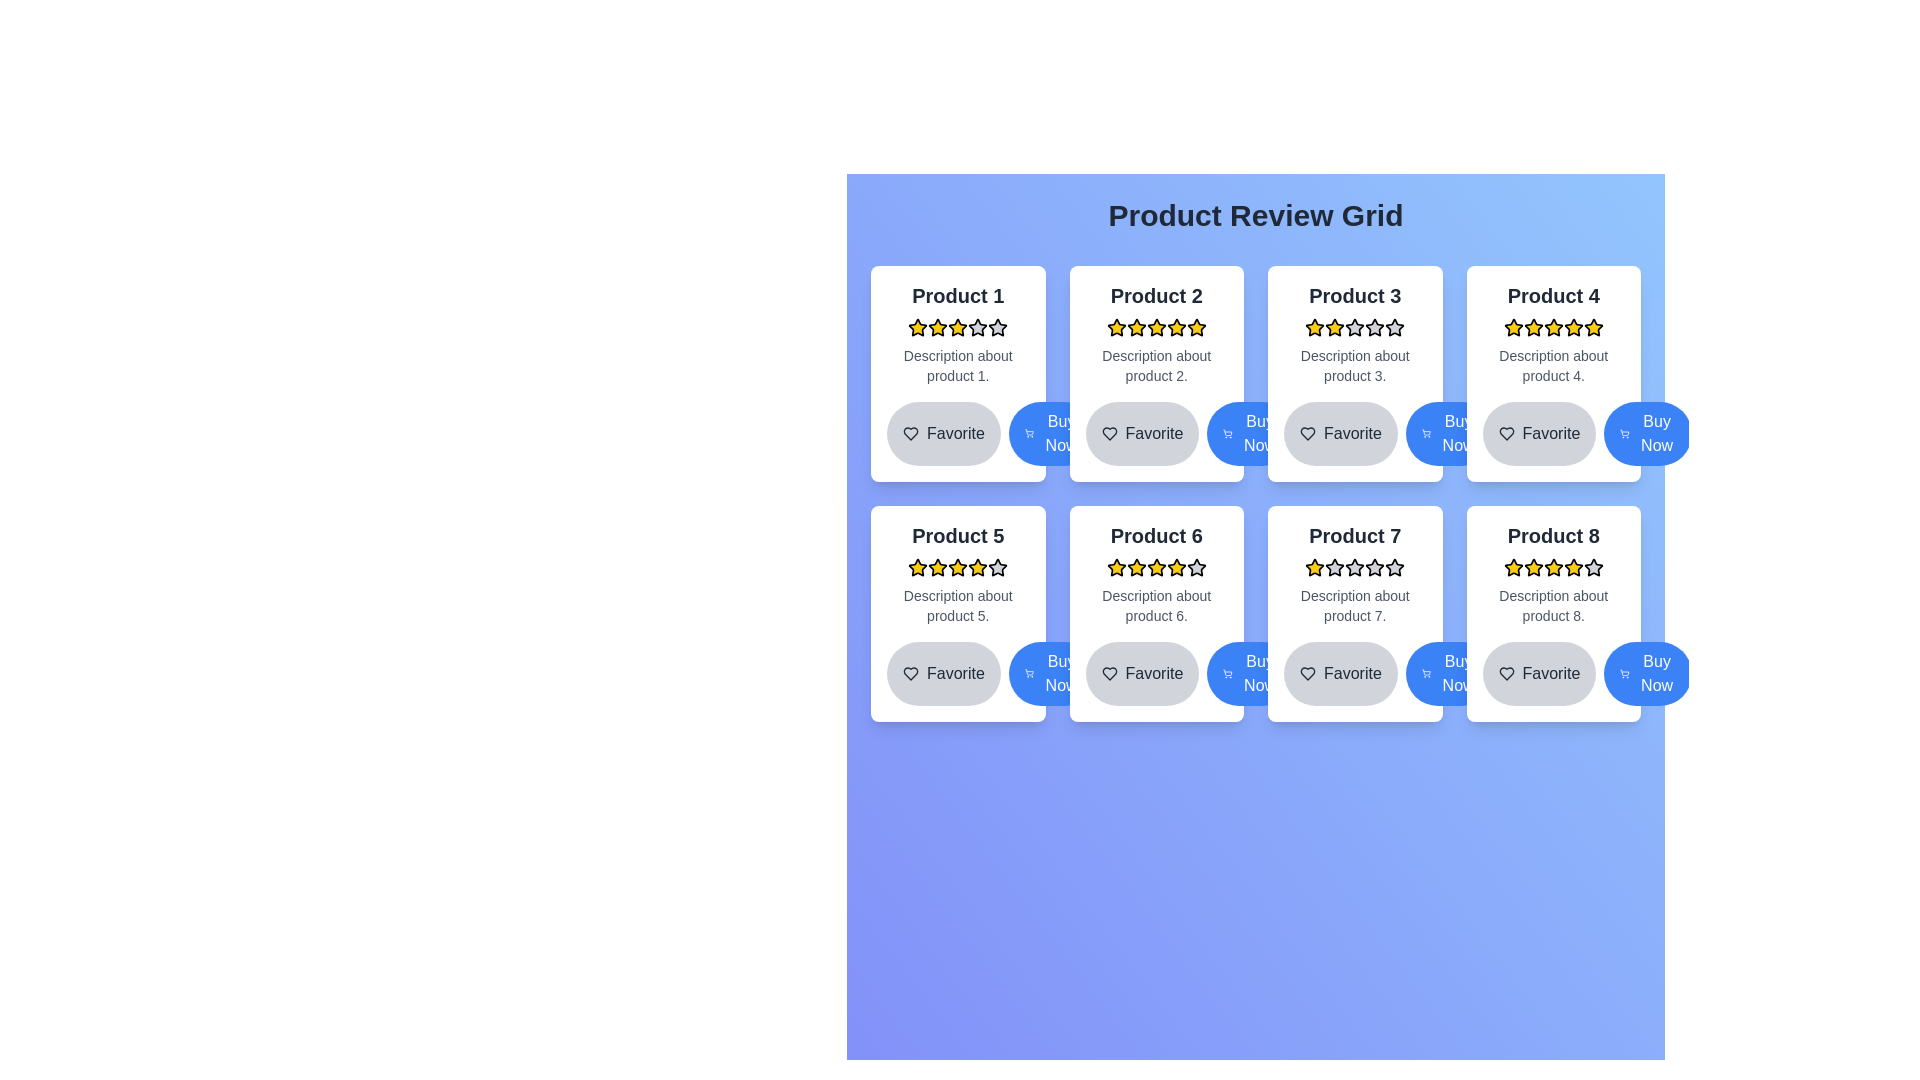 This screenshot has height=1080, width=1920. Describe the element at coordinates (1394, 326) in the screenshot. I see `the second star of the rating component, which is a semi-filled yellow star located in the third product card of the grid layout, to adjust the rating` at that location.